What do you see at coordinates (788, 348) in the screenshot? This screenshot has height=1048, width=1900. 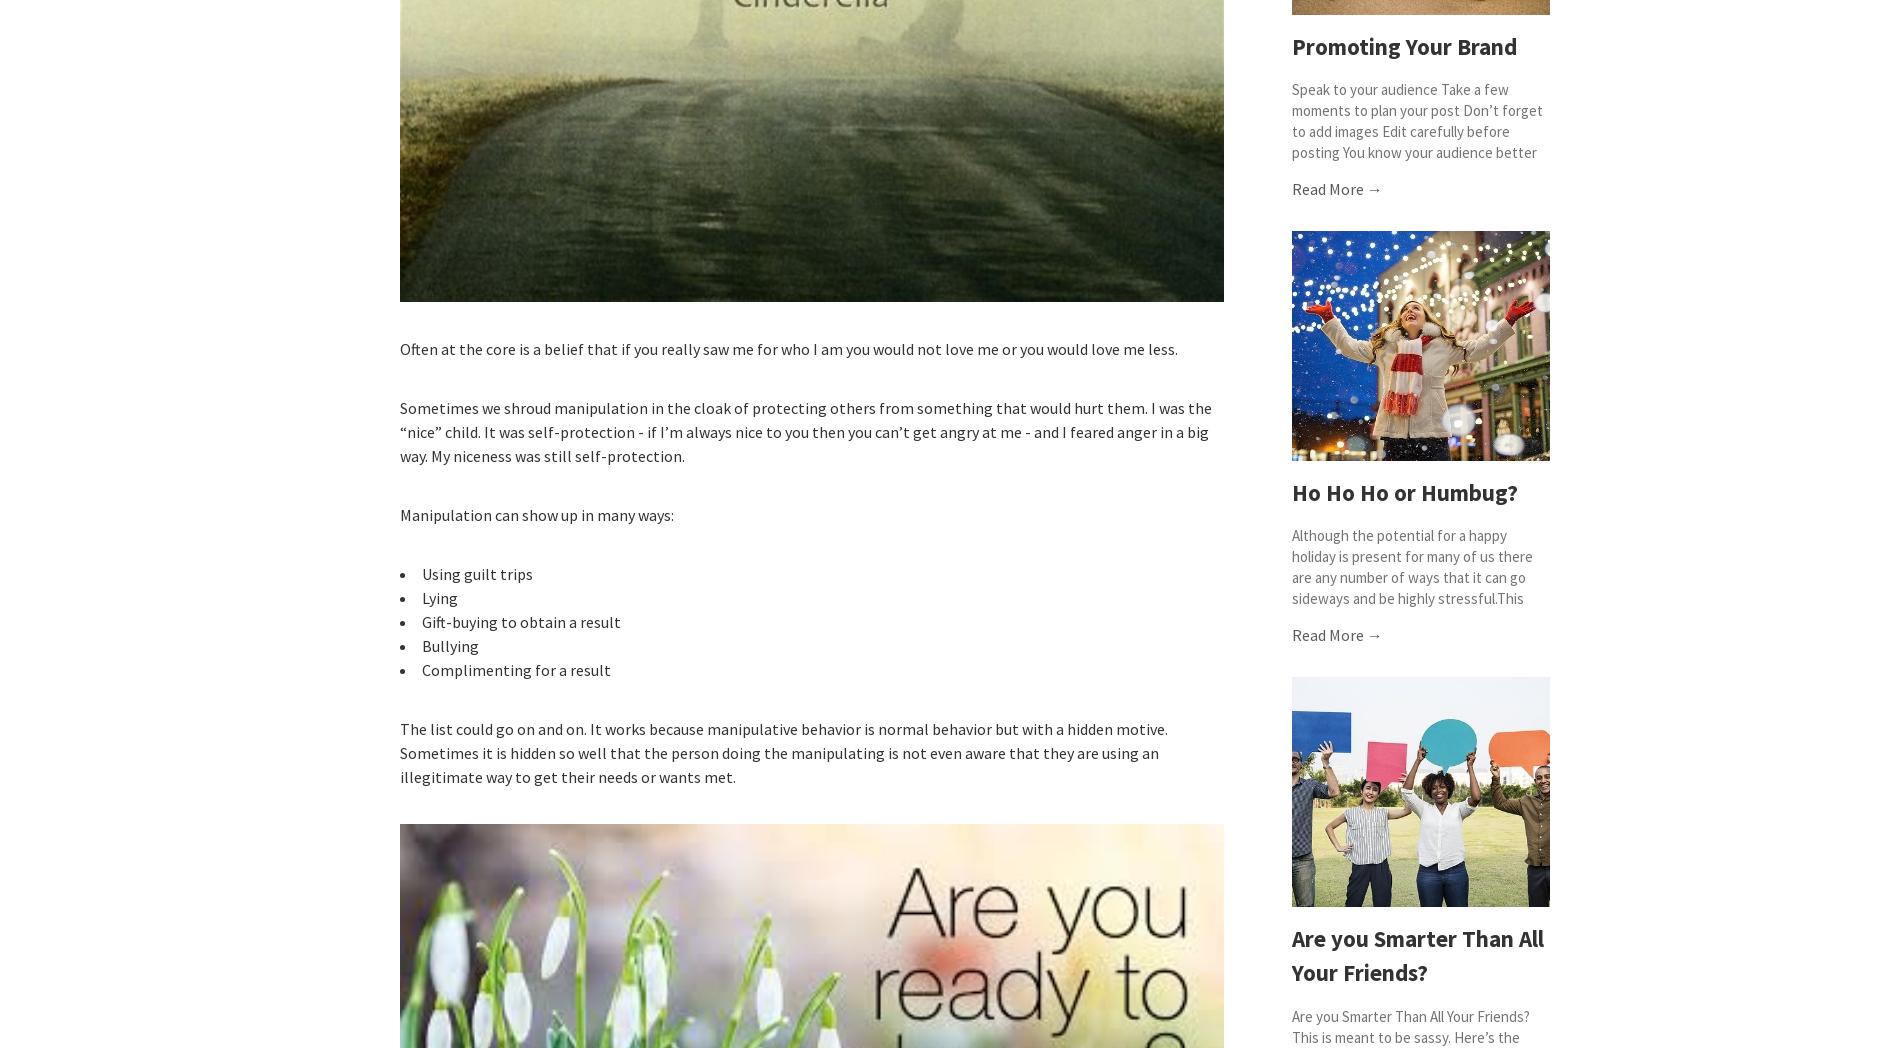 I see `'Often at the core is a belief that if you really saw me for who I am you would not love me or you would love me less.'` at bounding box center [788, 348].